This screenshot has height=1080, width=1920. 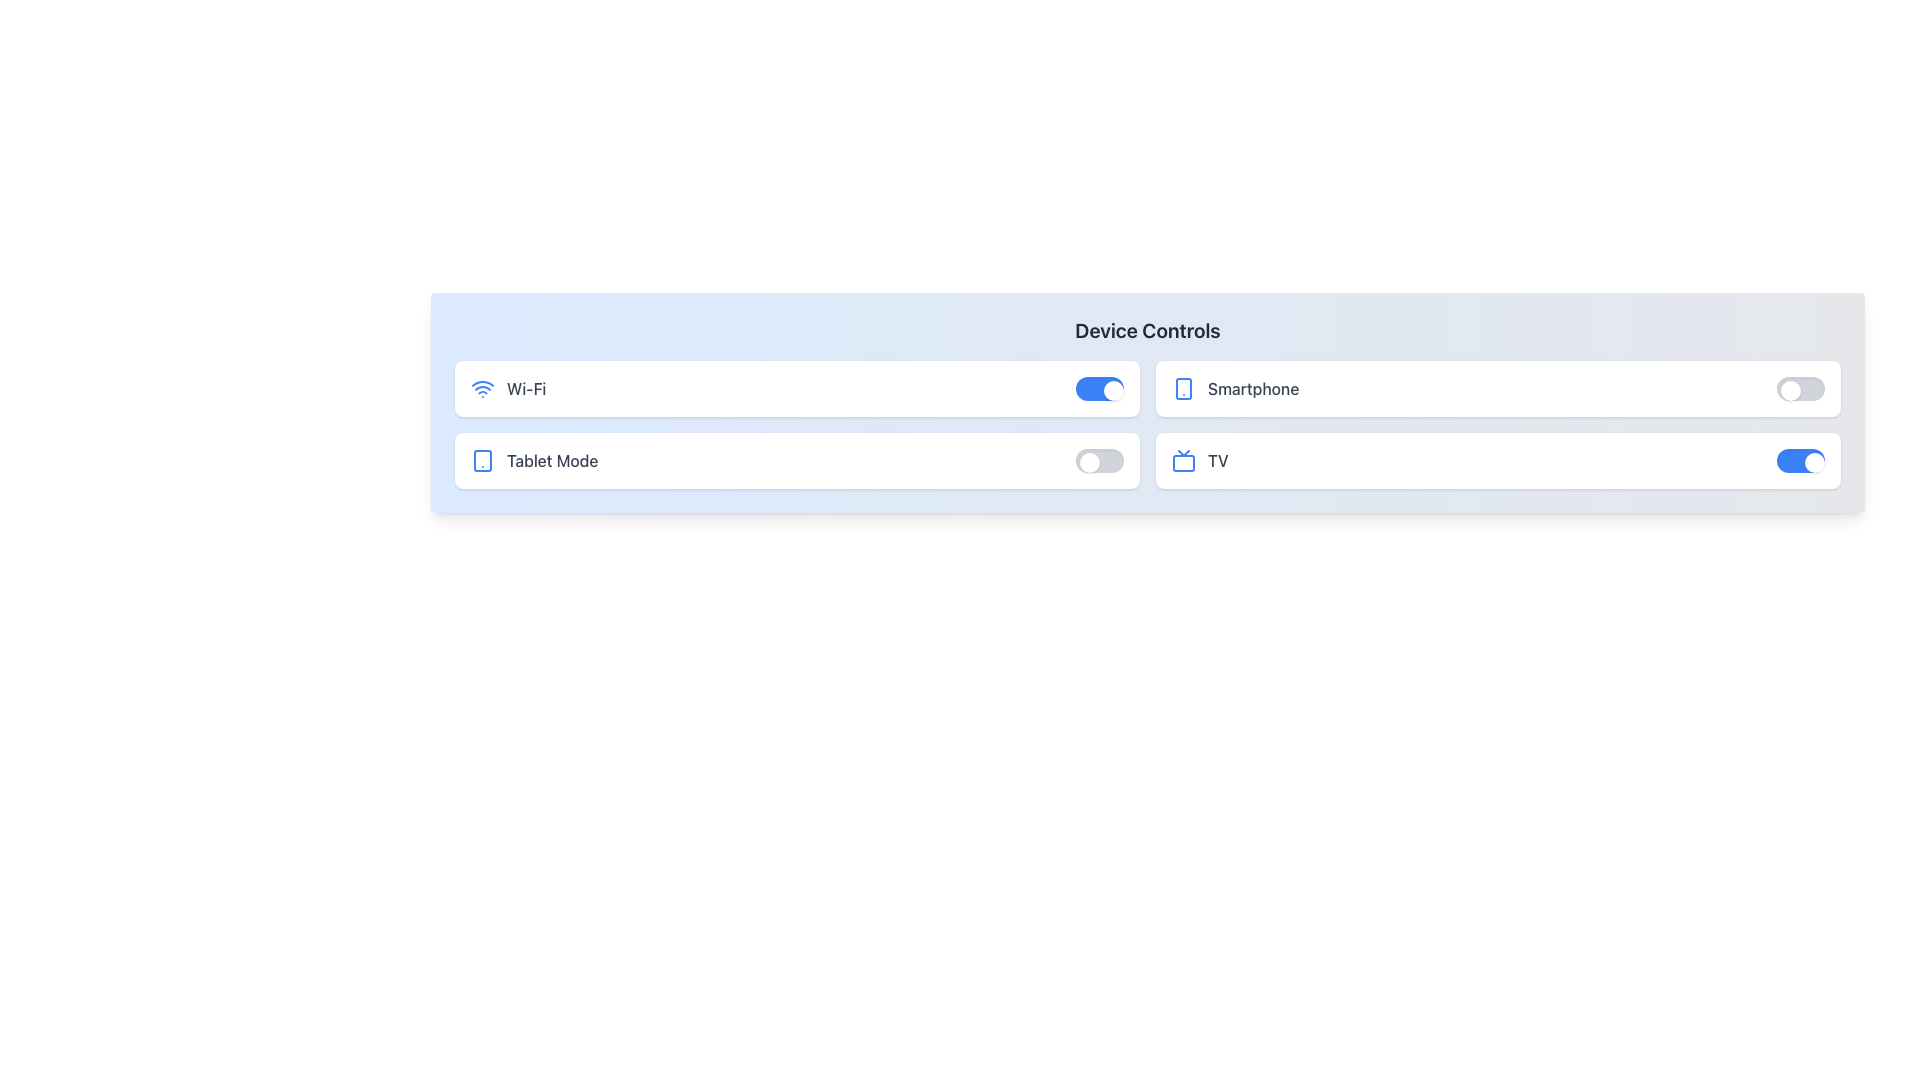 What do you see at coordinates (1184, 389) in the screenshot?
I see `the 'Smartphone' icon located` at bounding box center [1184, 389].